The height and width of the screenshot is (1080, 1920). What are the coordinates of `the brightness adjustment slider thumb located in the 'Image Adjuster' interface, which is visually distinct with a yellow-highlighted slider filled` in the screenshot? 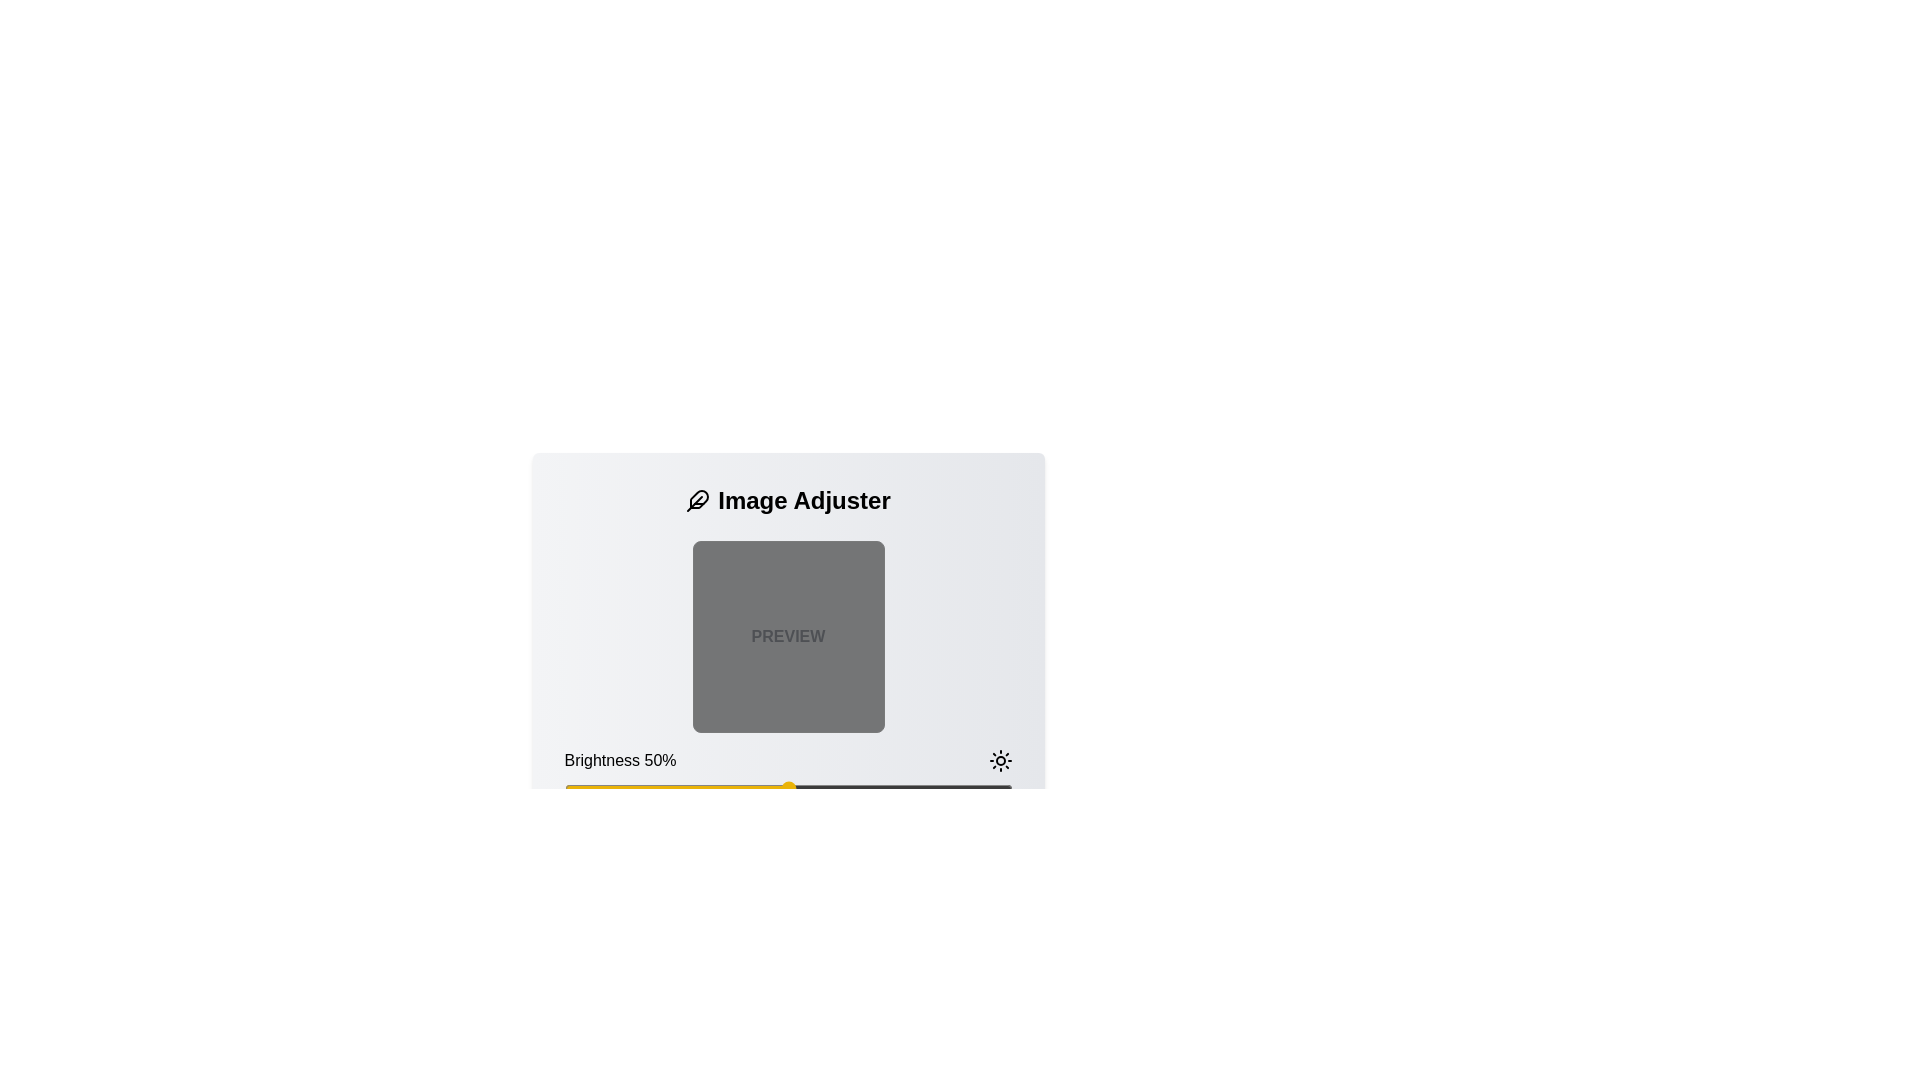 It's located at (787, 816).